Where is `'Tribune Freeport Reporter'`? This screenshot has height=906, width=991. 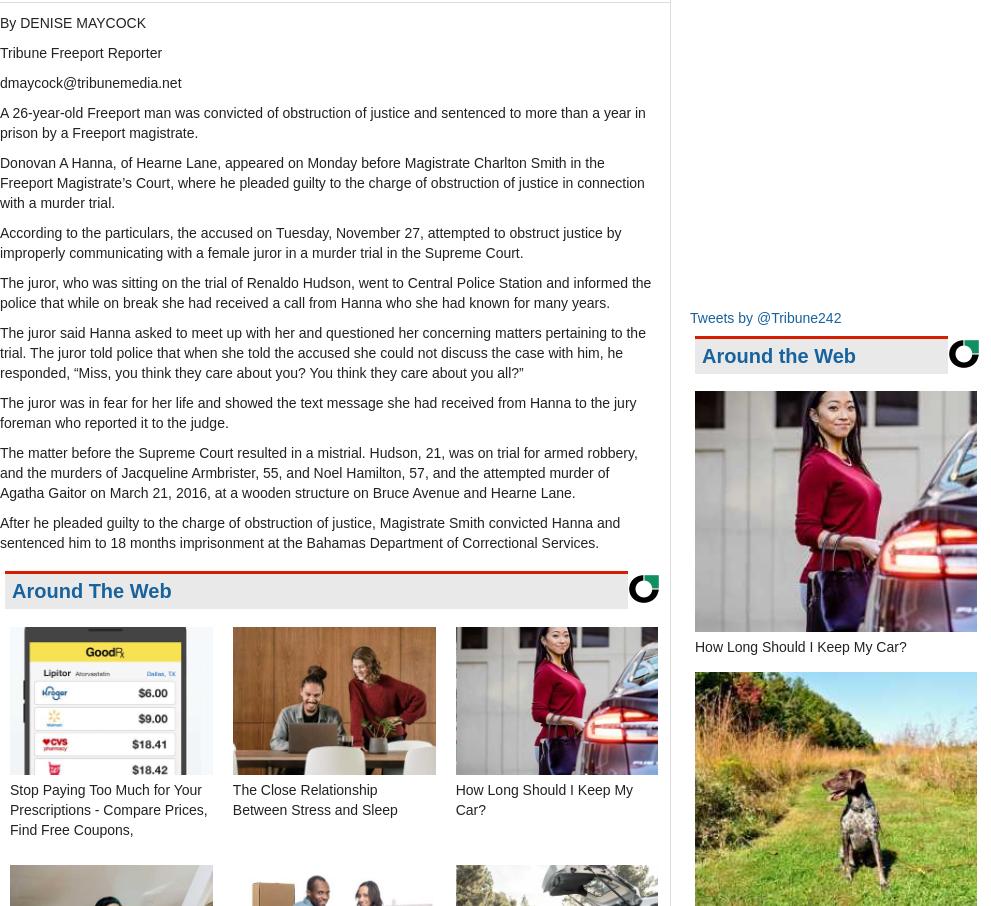 'Tribune Freeport Reporter' is located at coordinates (80, 53).